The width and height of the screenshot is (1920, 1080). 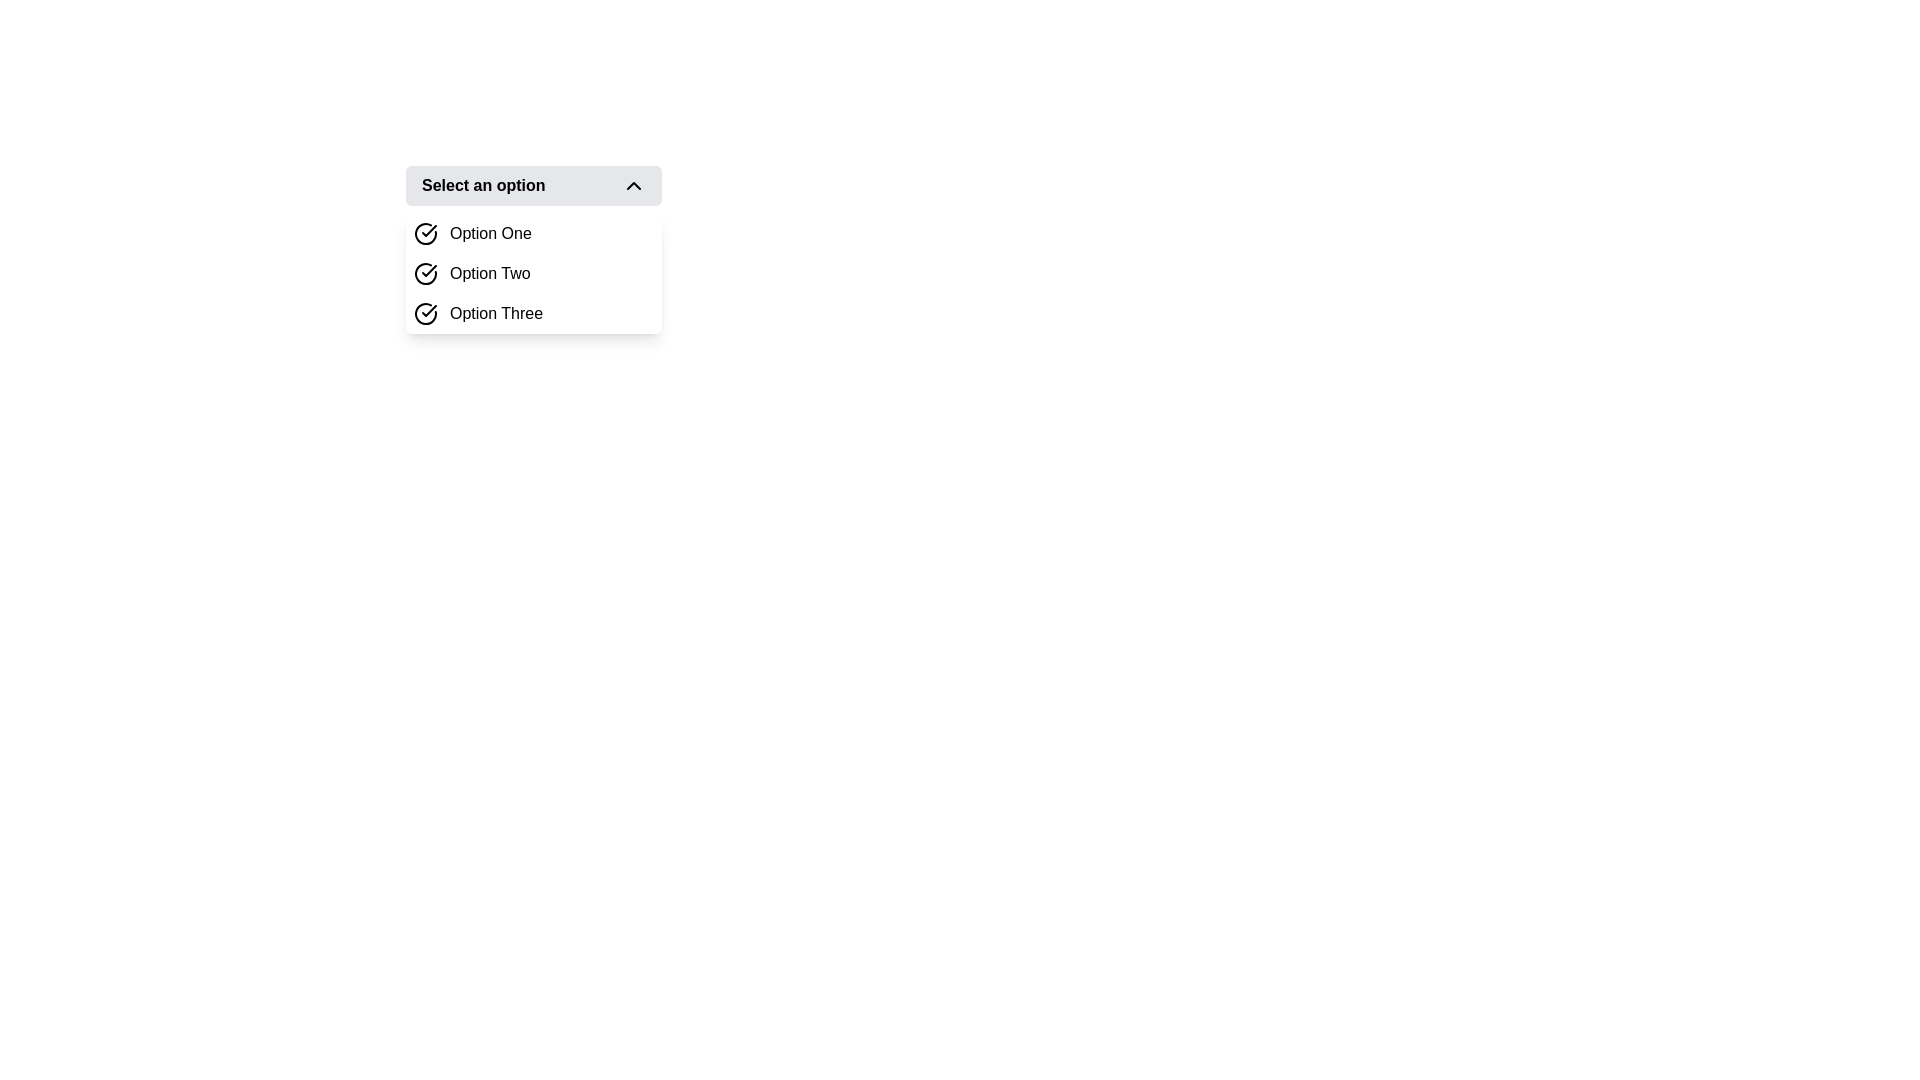 I want to click on the function of the 'Option Three' icon in the dropdown menu, which indicates that this choice is selected, so click(x=425, y=313).